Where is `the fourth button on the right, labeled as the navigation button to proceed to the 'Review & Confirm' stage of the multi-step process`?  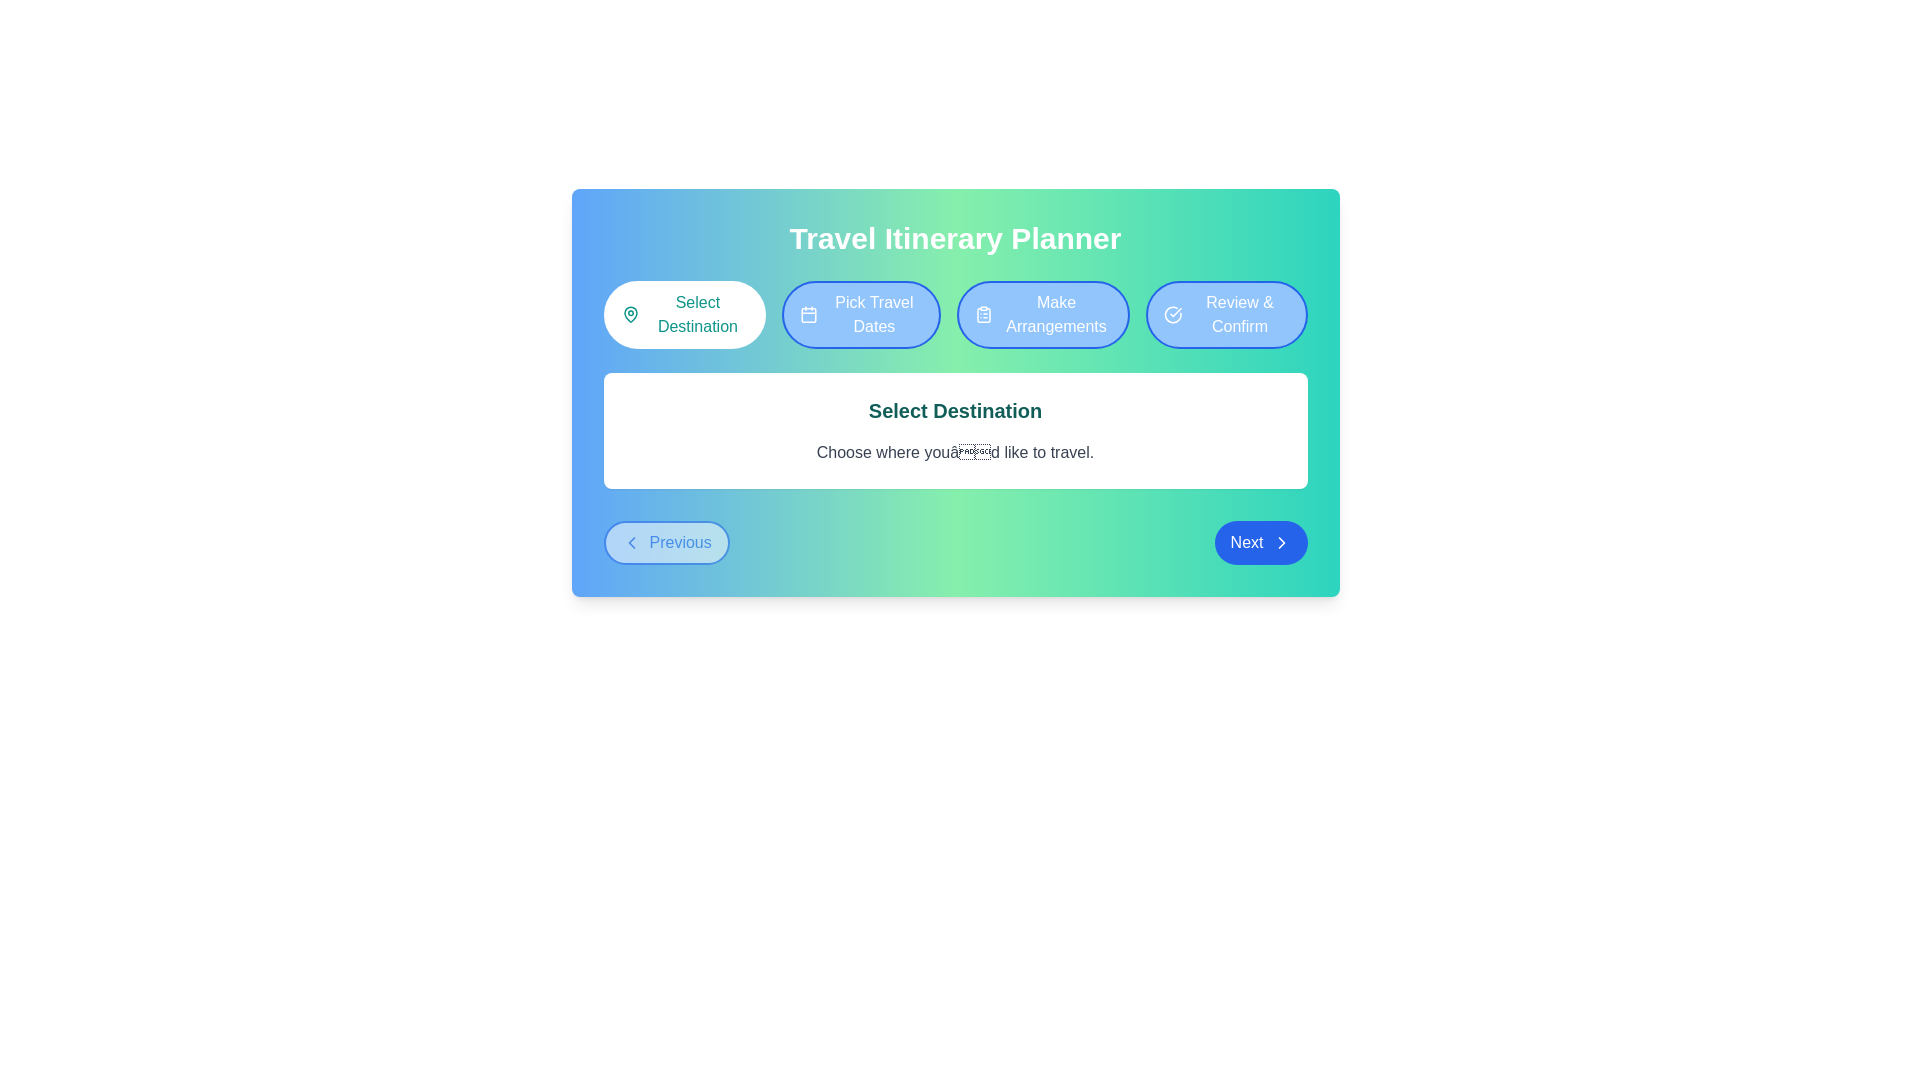
the fourth button on the right, labeled as the navigation button to proceed to the 'Review & Confirm' stage of the multi-step process is located at coordinates (1225, 315).